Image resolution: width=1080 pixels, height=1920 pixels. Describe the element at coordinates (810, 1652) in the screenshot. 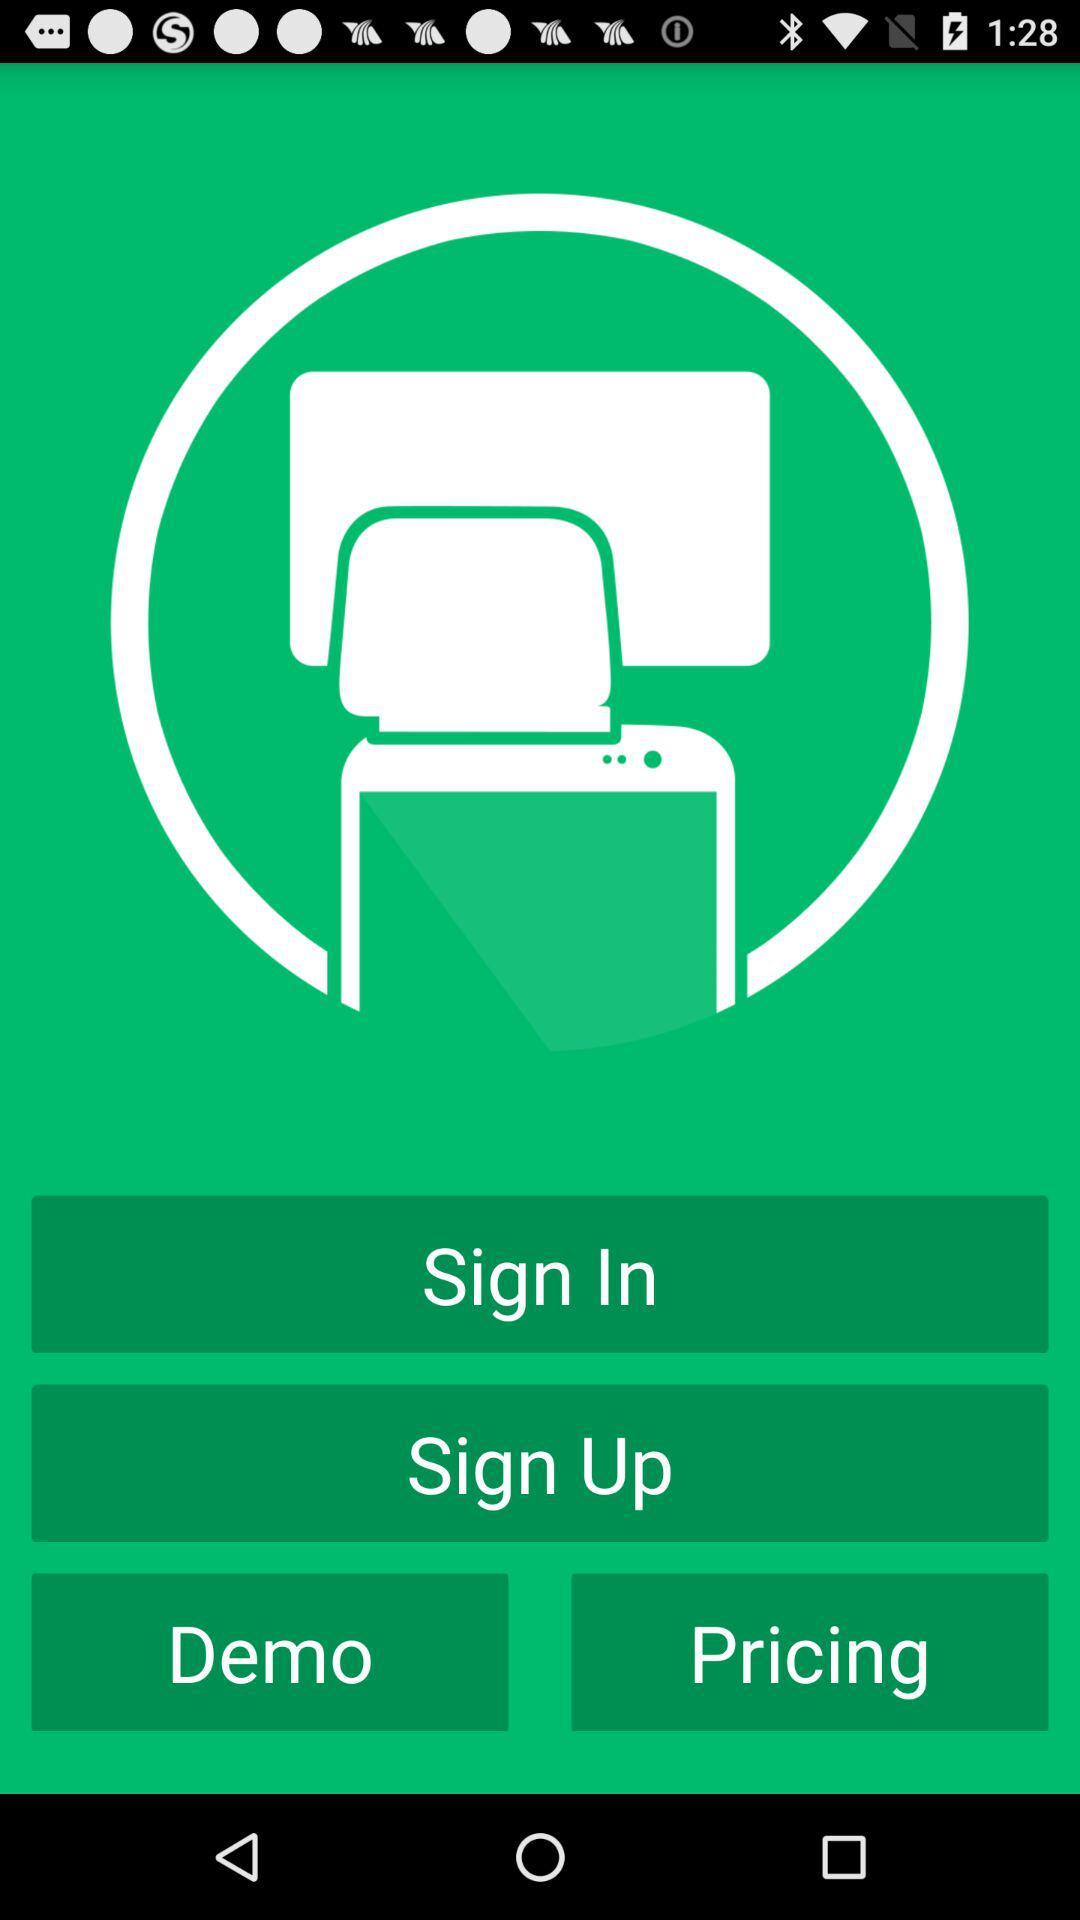

I see `app below sign up app` at that location.